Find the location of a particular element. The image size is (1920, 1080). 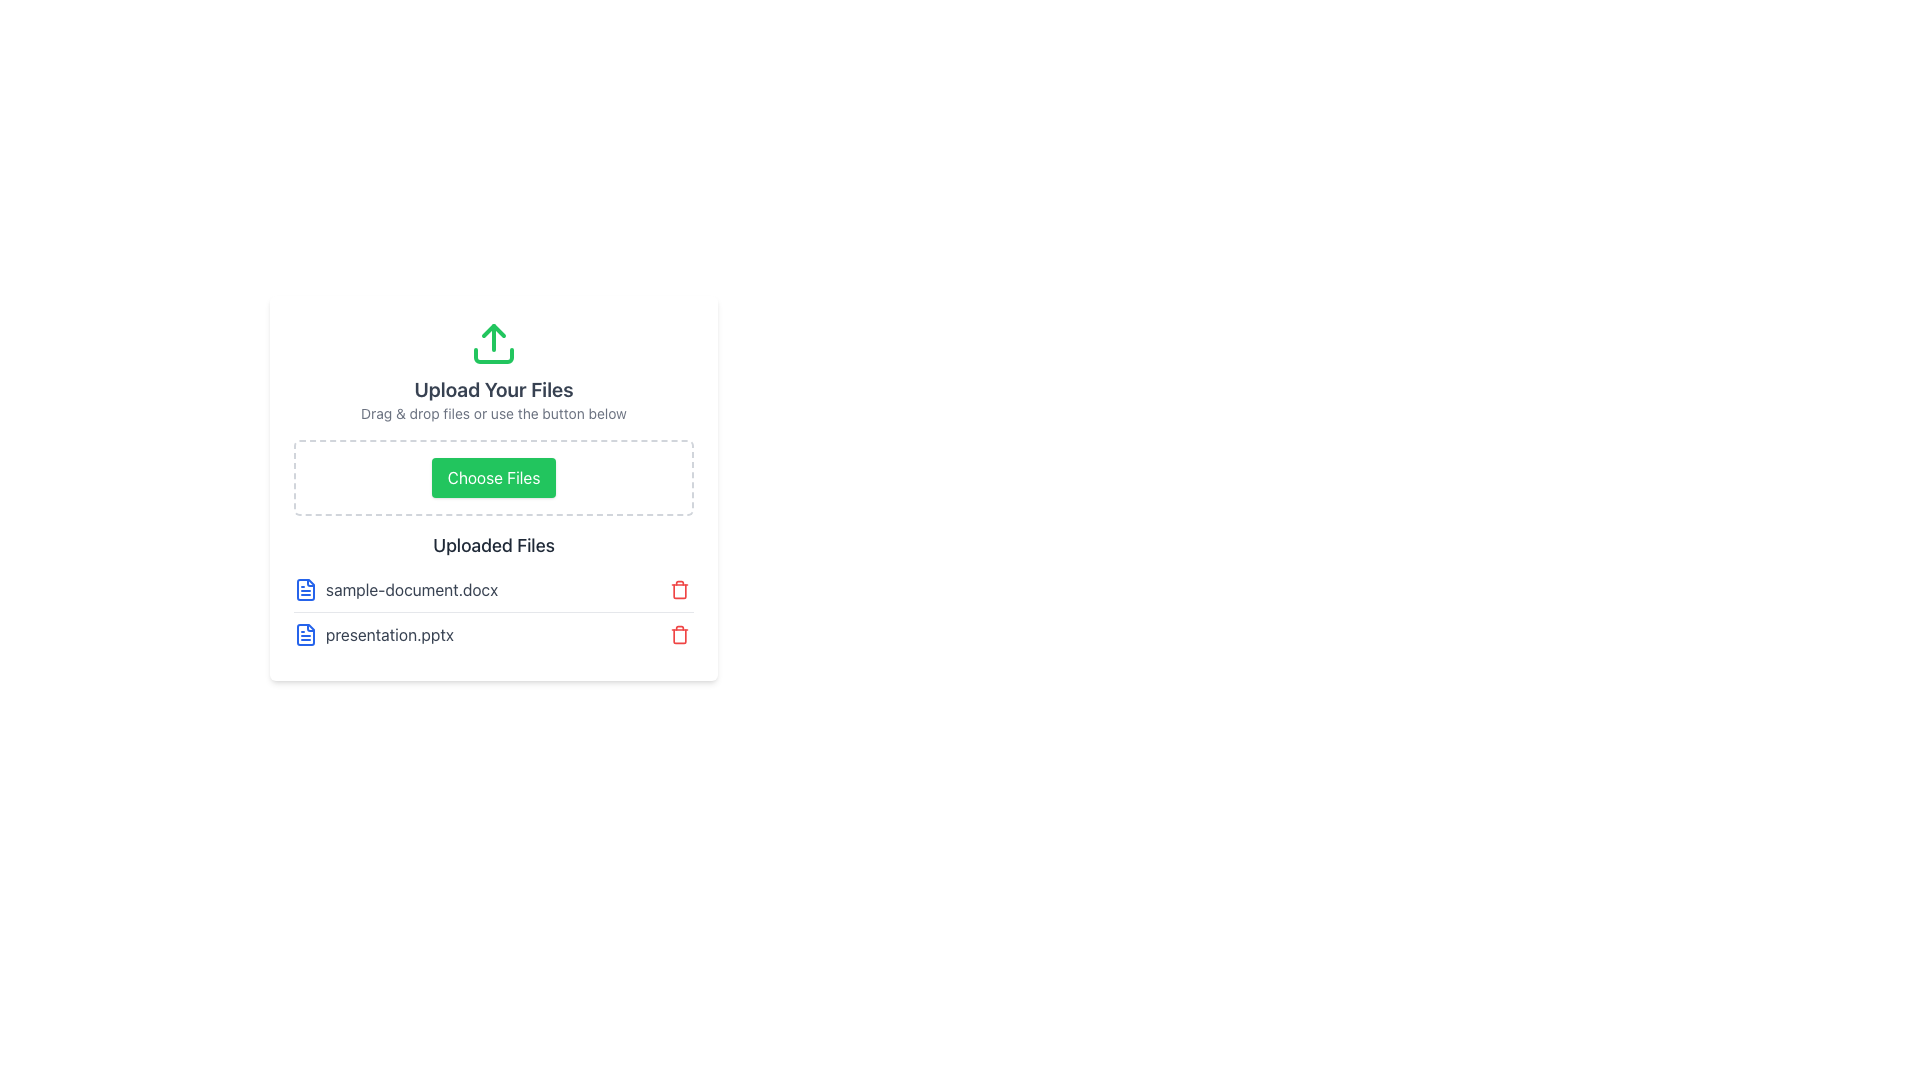

the file named 'presentation.pptx', which is the second item in the uploaded files list under the 'Uploaded Files' section is located at coordinates (494, 611).